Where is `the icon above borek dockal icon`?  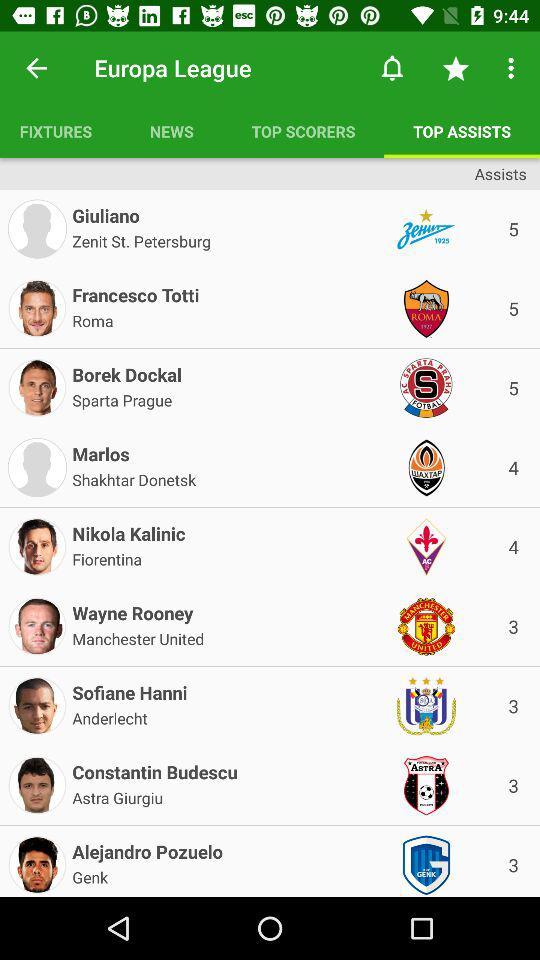 the icon above borek dockal icon is located at coordinates (91, 319).